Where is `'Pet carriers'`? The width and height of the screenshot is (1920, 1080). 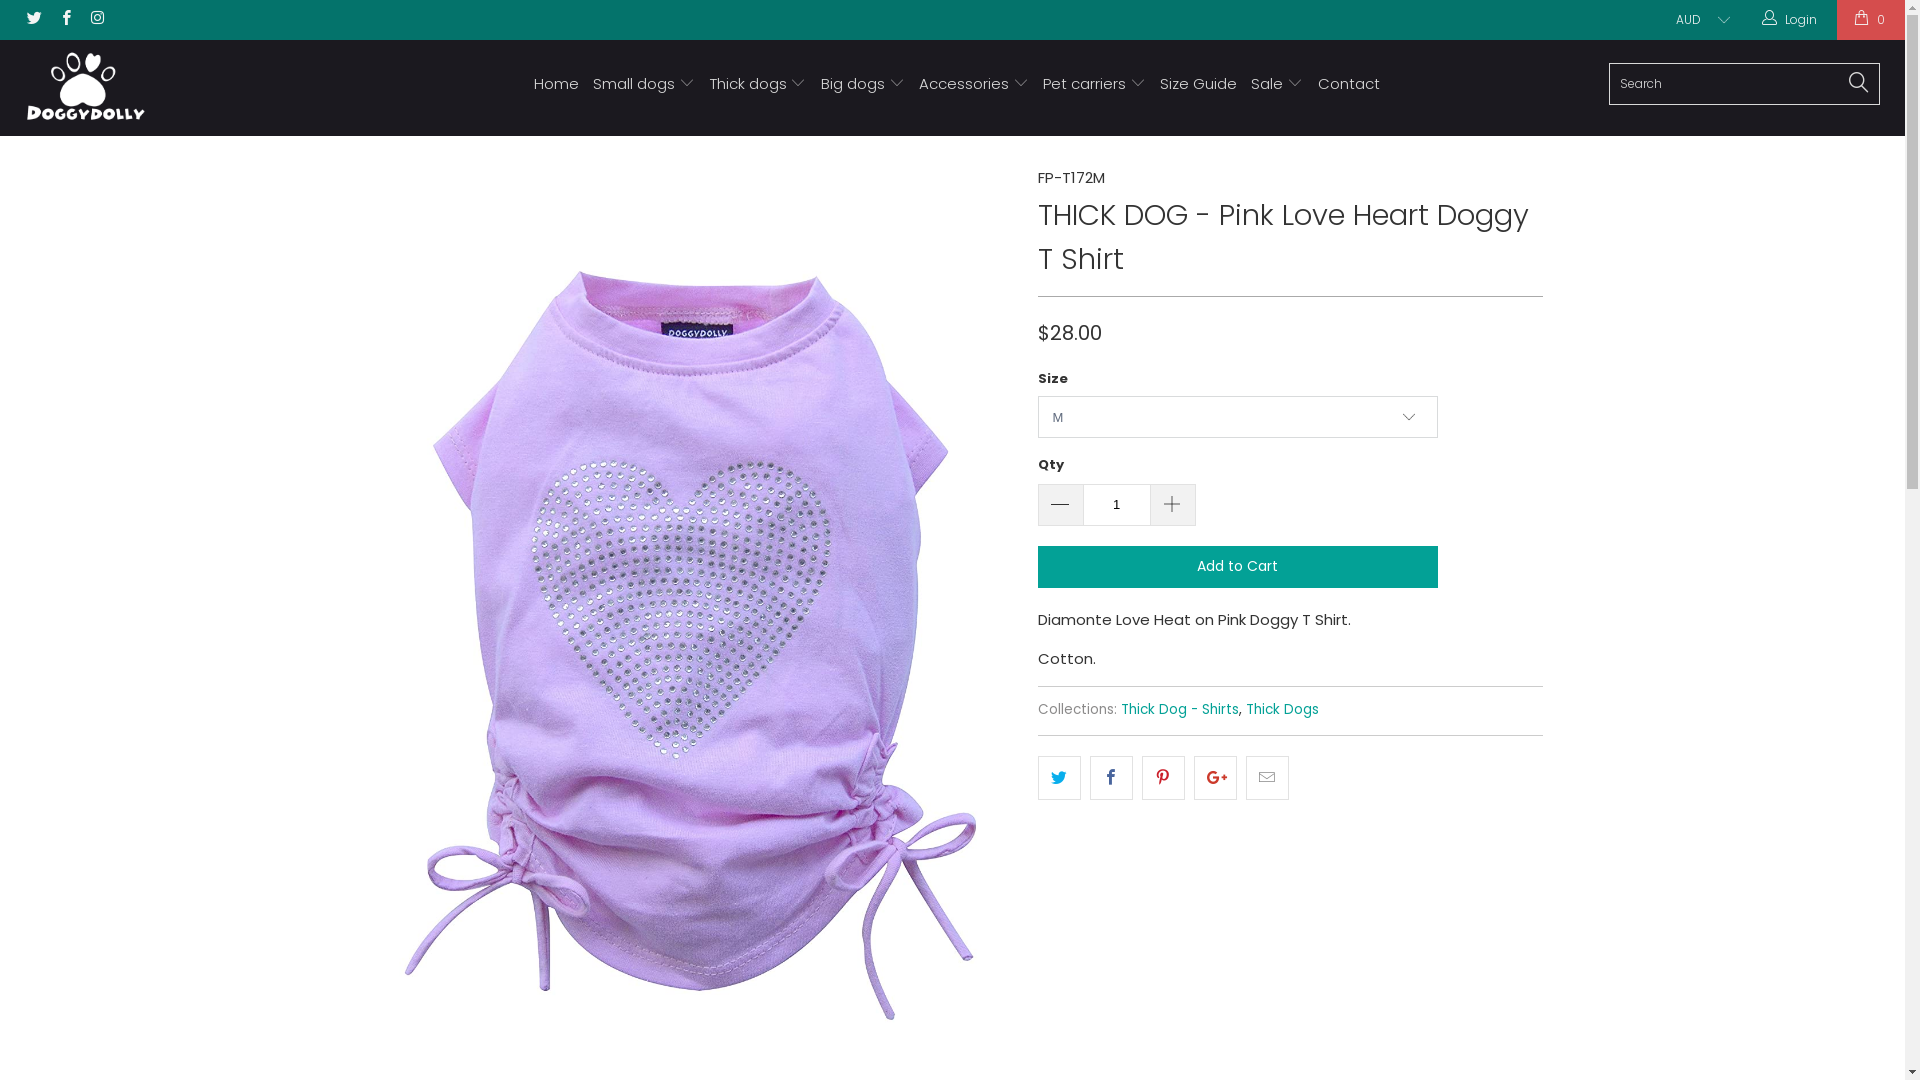
'Pet carriers' is located at coordinates (1041, 83).